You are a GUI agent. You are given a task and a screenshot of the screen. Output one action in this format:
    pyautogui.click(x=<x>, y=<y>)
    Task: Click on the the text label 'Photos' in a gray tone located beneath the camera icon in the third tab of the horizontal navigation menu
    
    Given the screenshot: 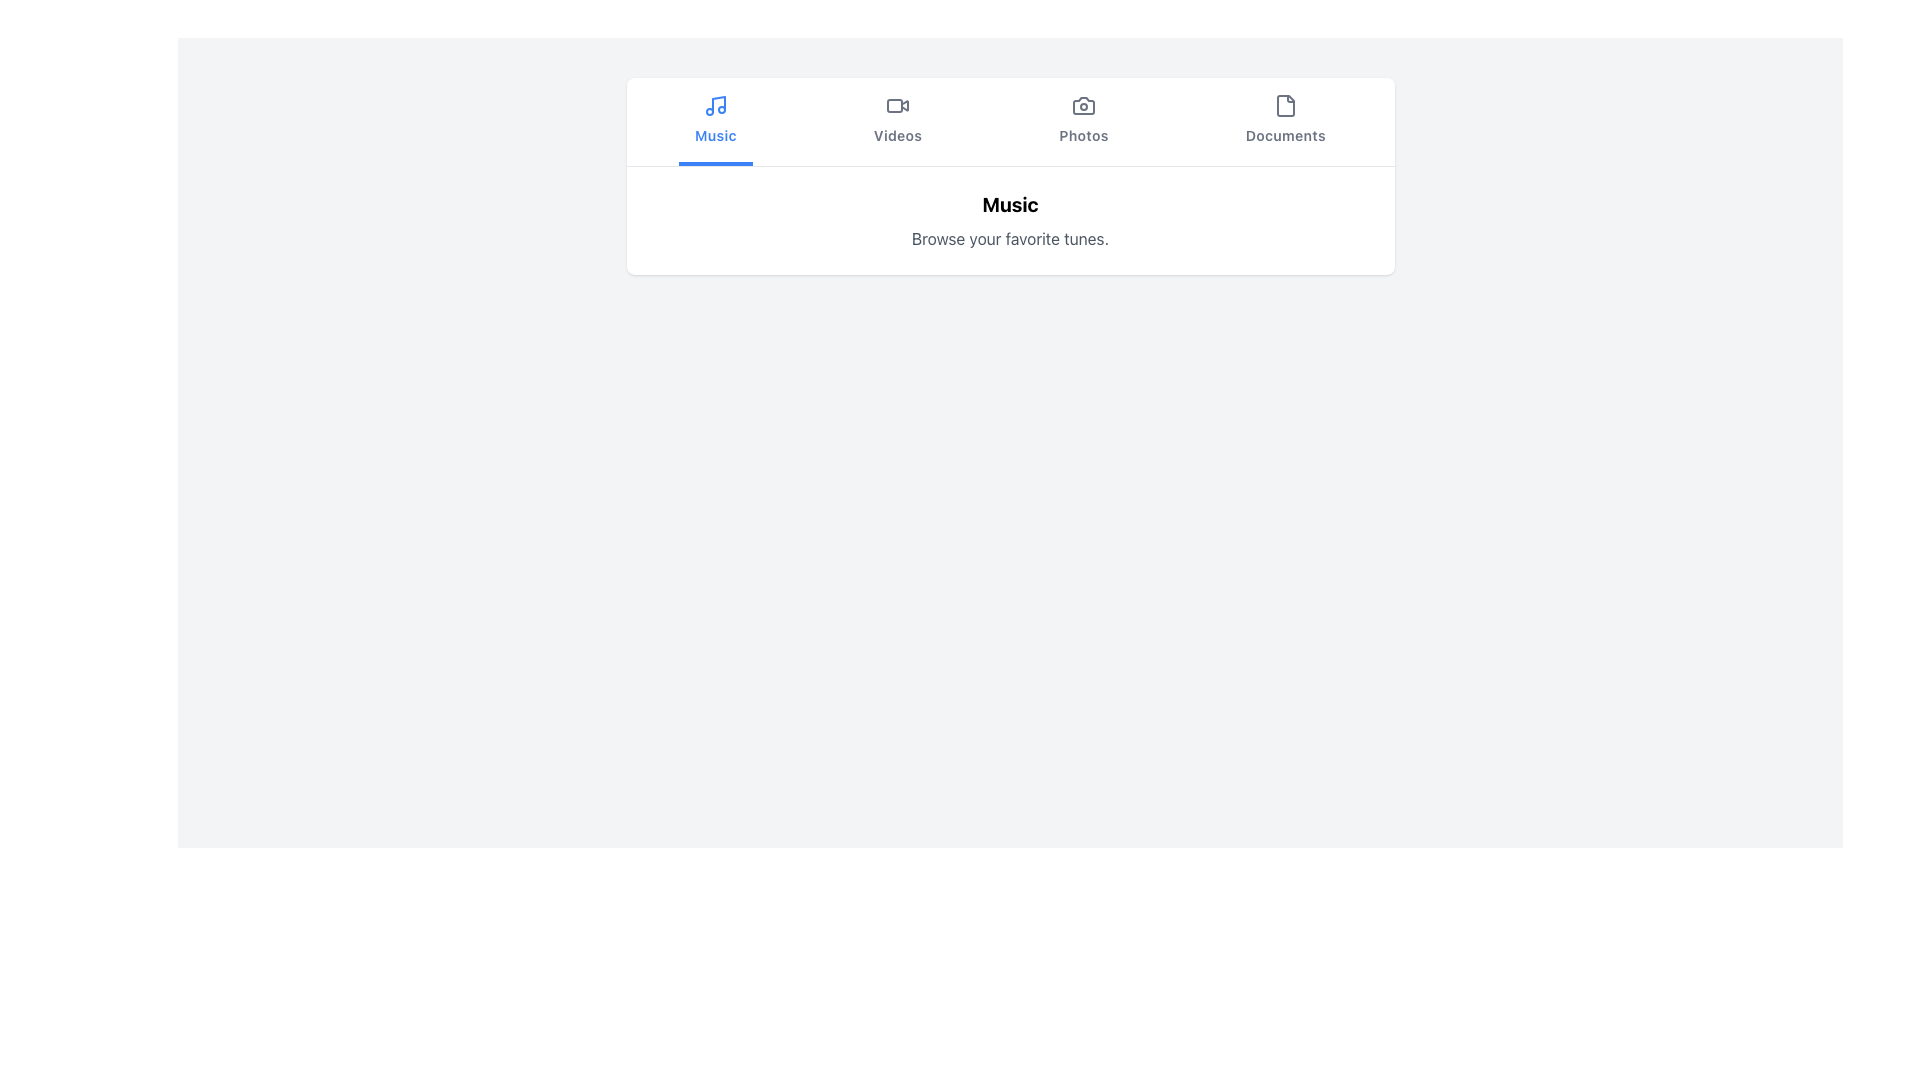 What is the action you would take?
    pyautogui.click(x=1083, y=135)
    